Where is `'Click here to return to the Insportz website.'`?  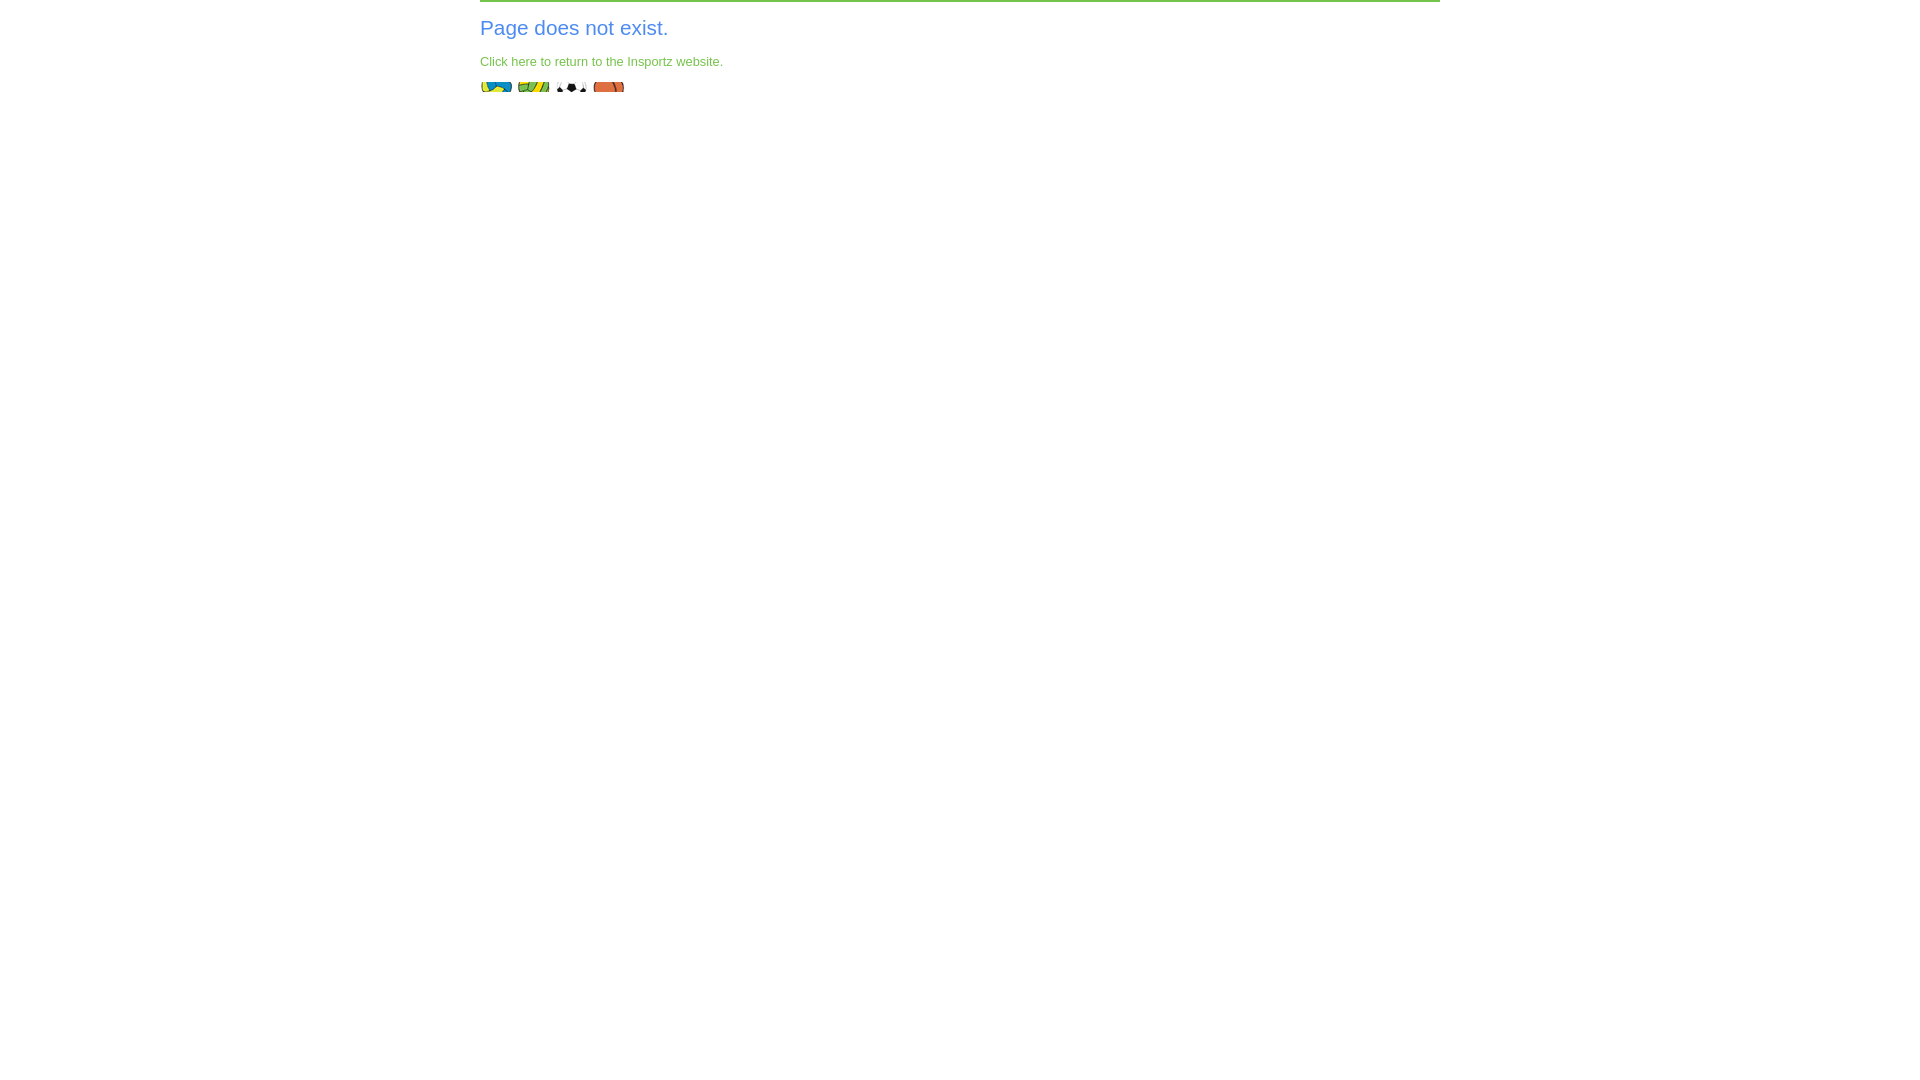 'Click here to return to the Insportz website.' is located at coordinates (600, 60).